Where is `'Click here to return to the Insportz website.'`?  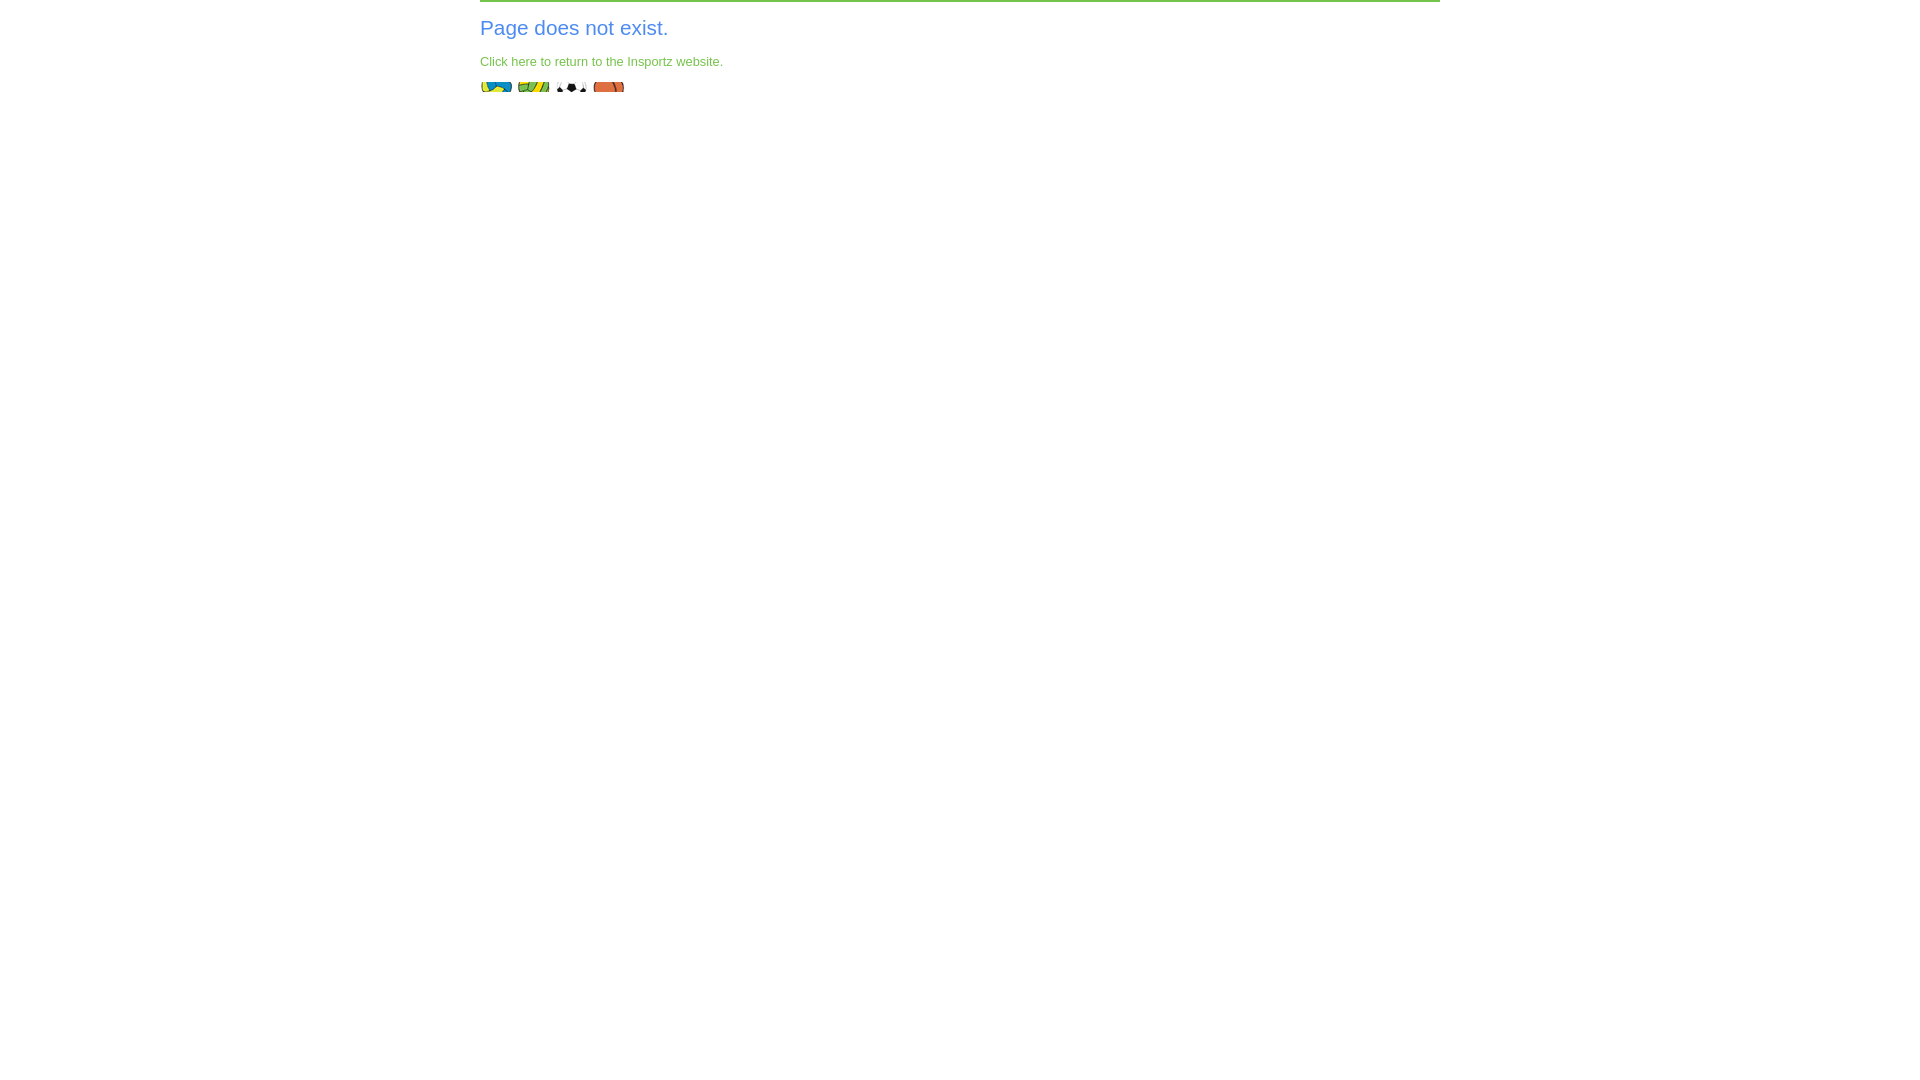 'Click here to return to the Insportz website.' is located at coordinates (600, 60).